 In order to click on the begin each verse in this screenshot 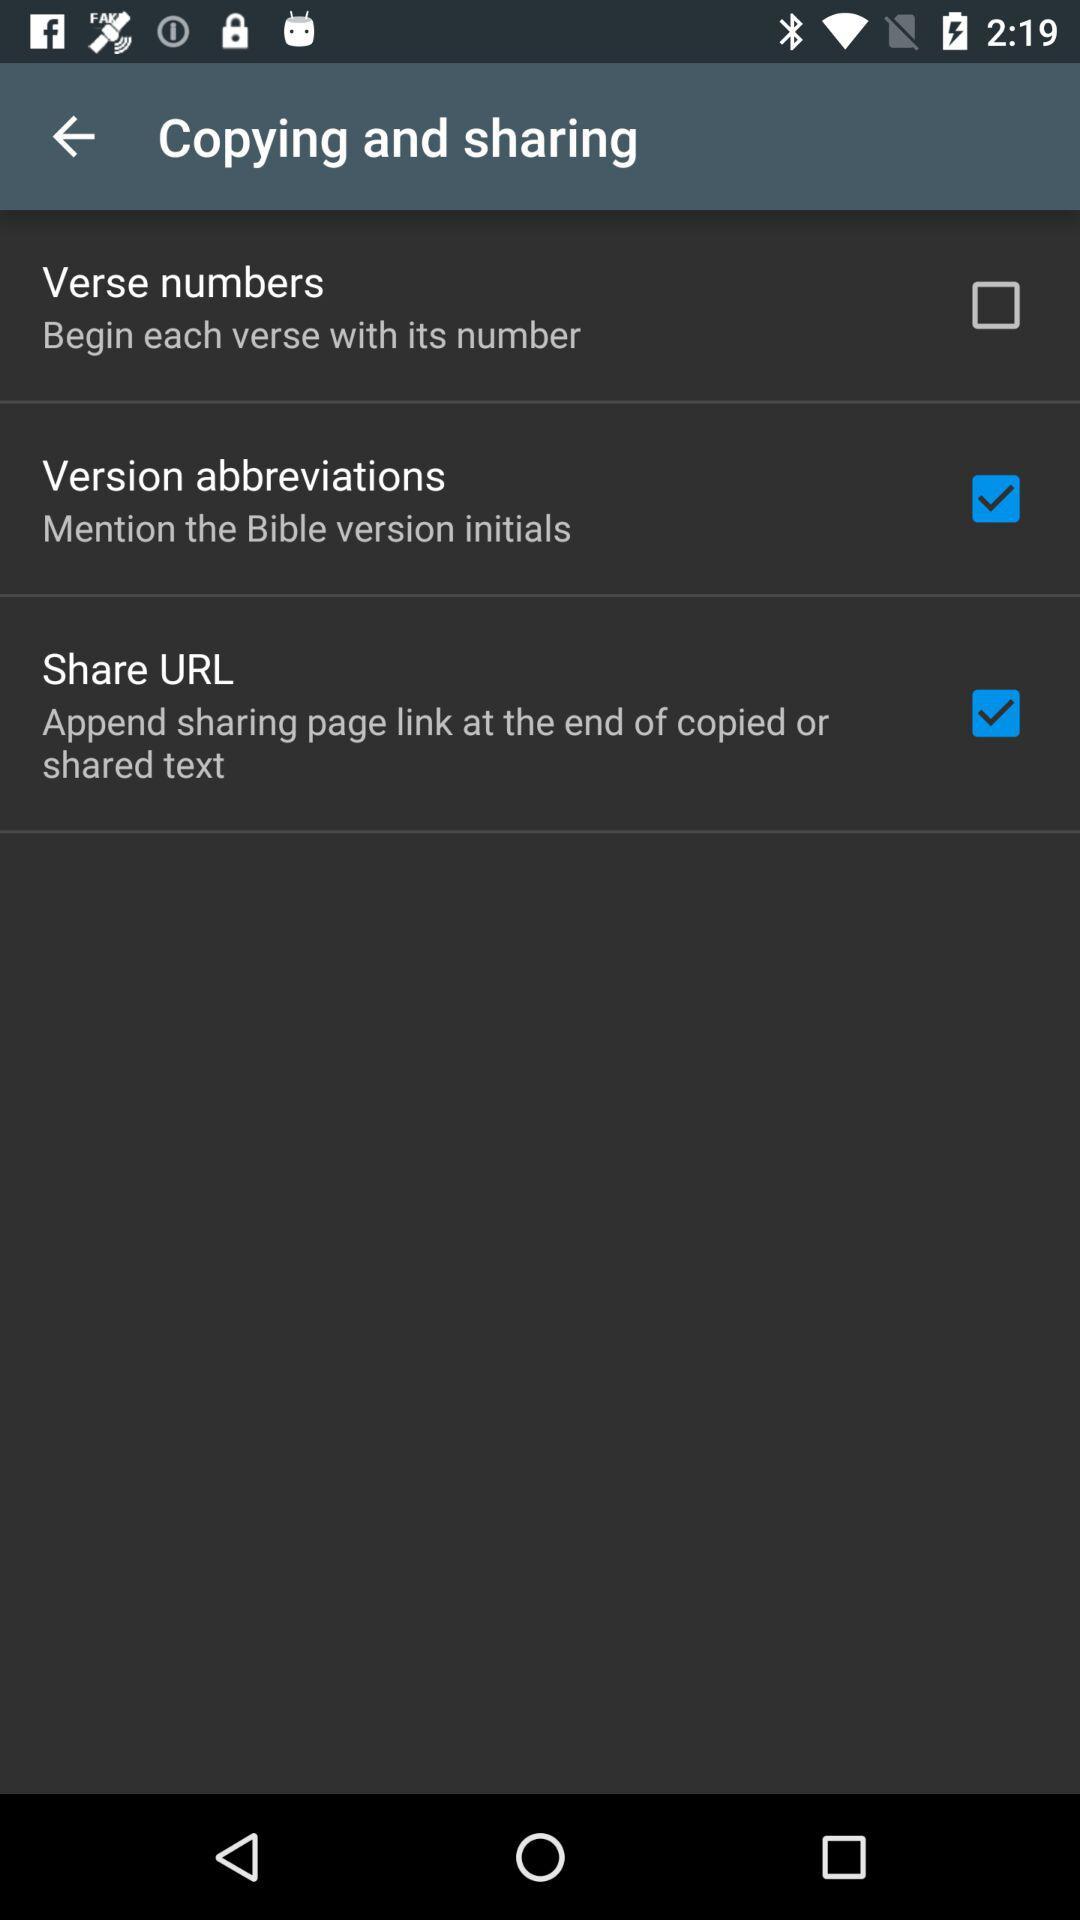, I will do `click(311, 333)`.